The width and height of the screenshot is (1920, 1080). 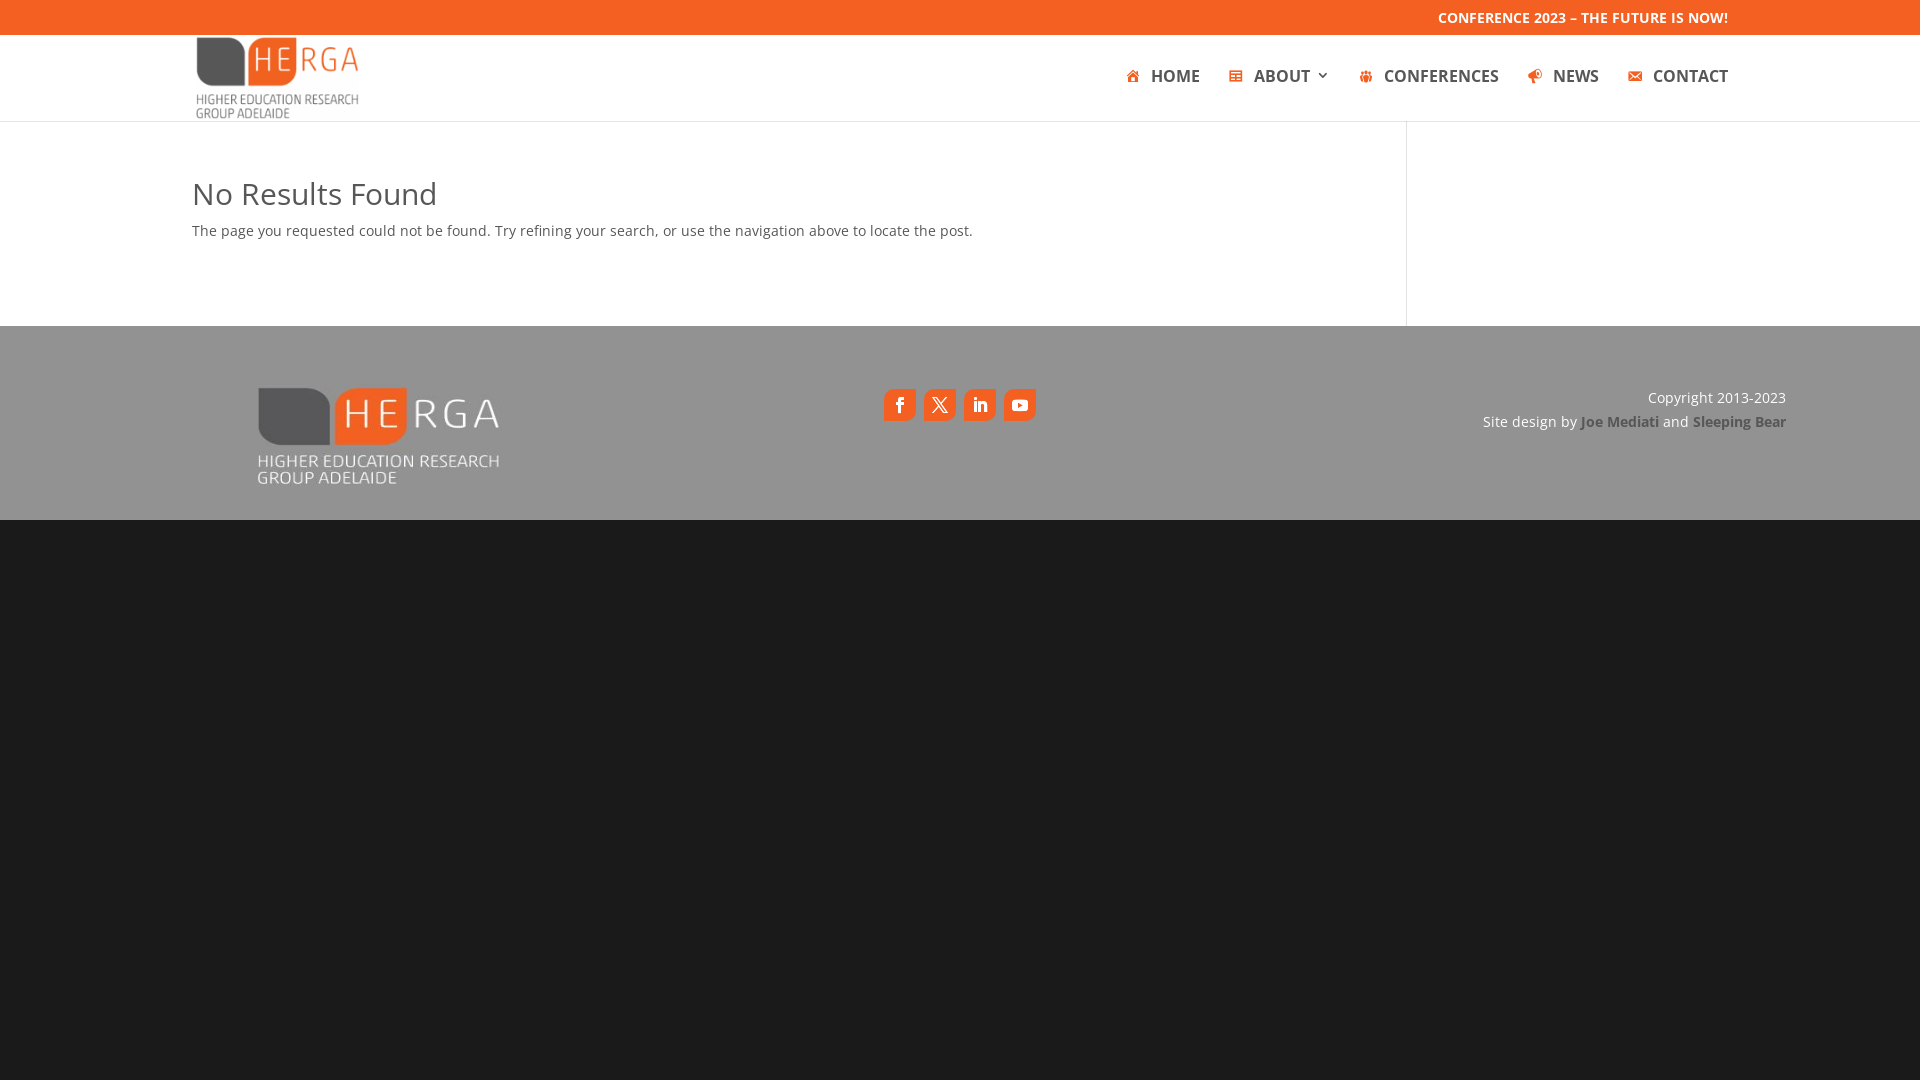 What do you see at coordinates (899, 405) in the screenshot?
I see `'Follow on Facebook'` at bounding box center [899, 405].